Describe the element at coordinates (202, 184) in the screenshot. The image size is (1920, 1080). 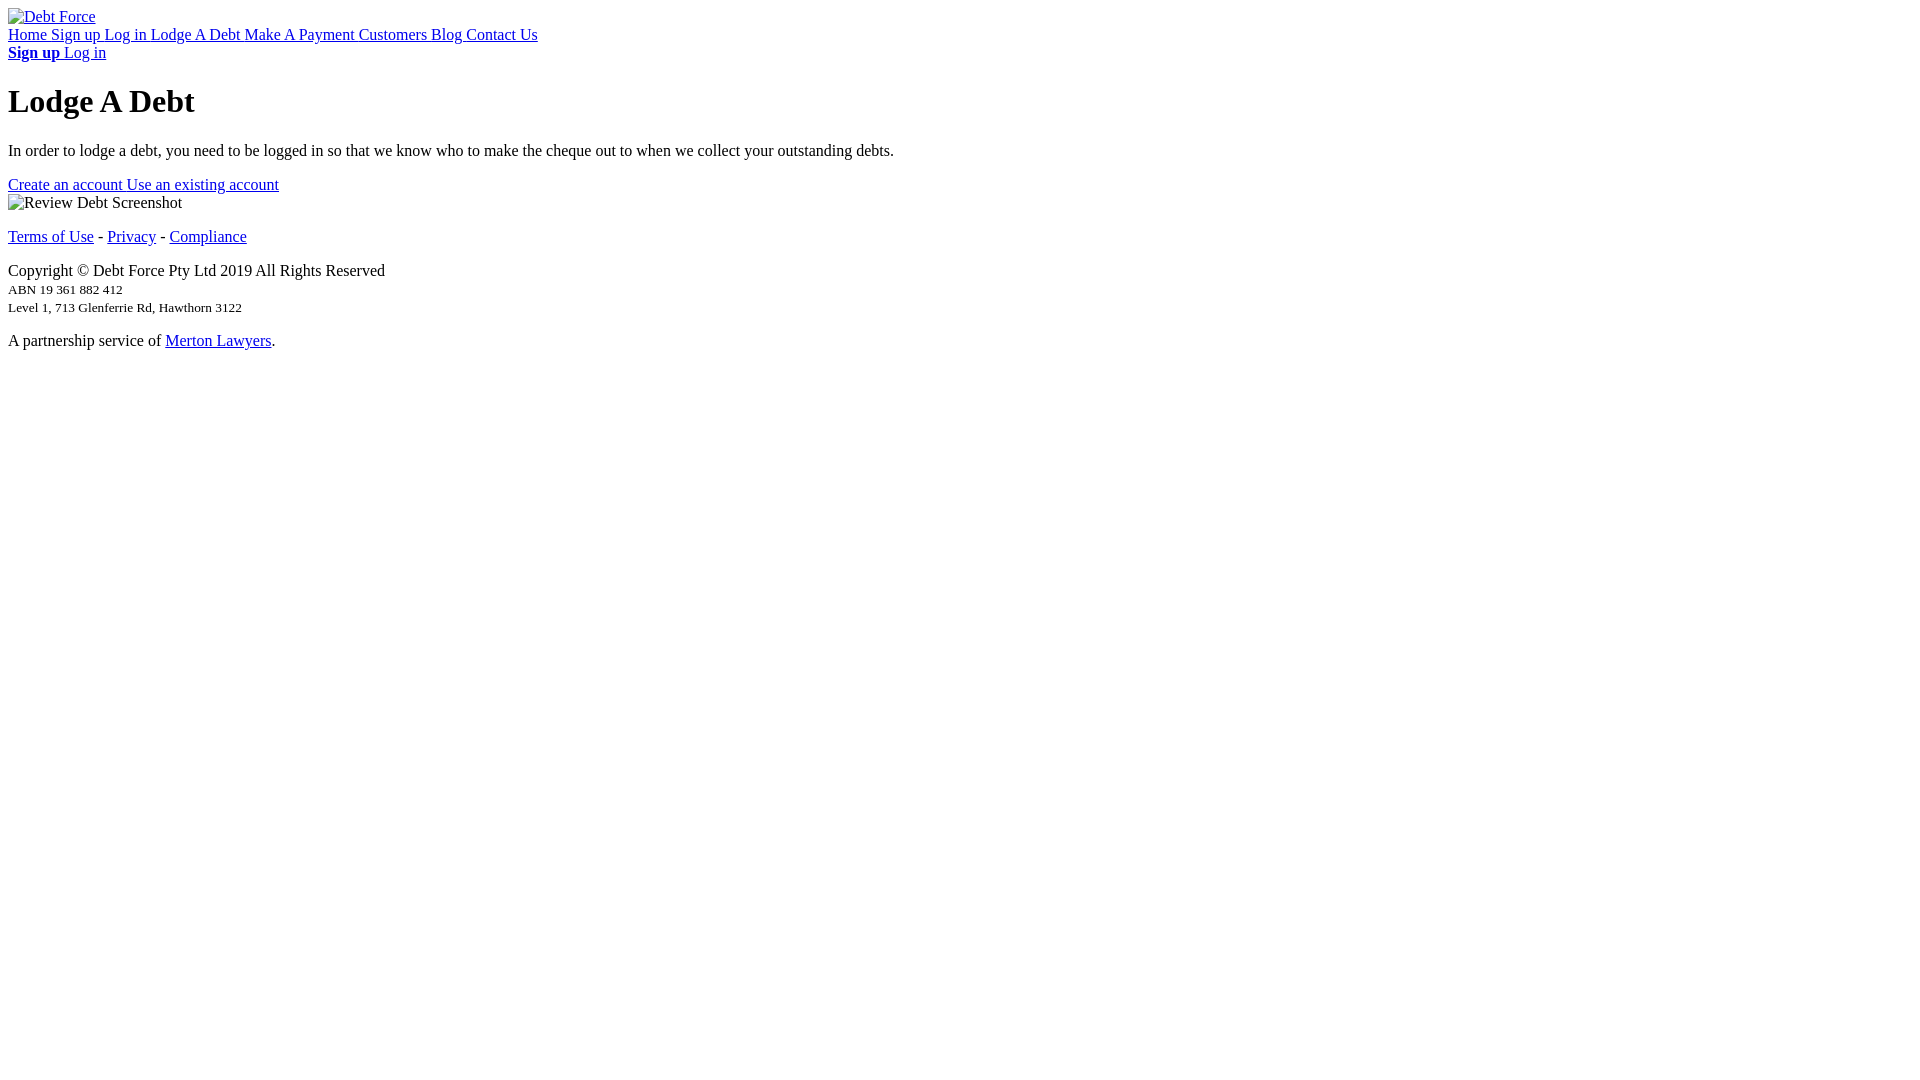
I see `'Use an existing account'` at that location.